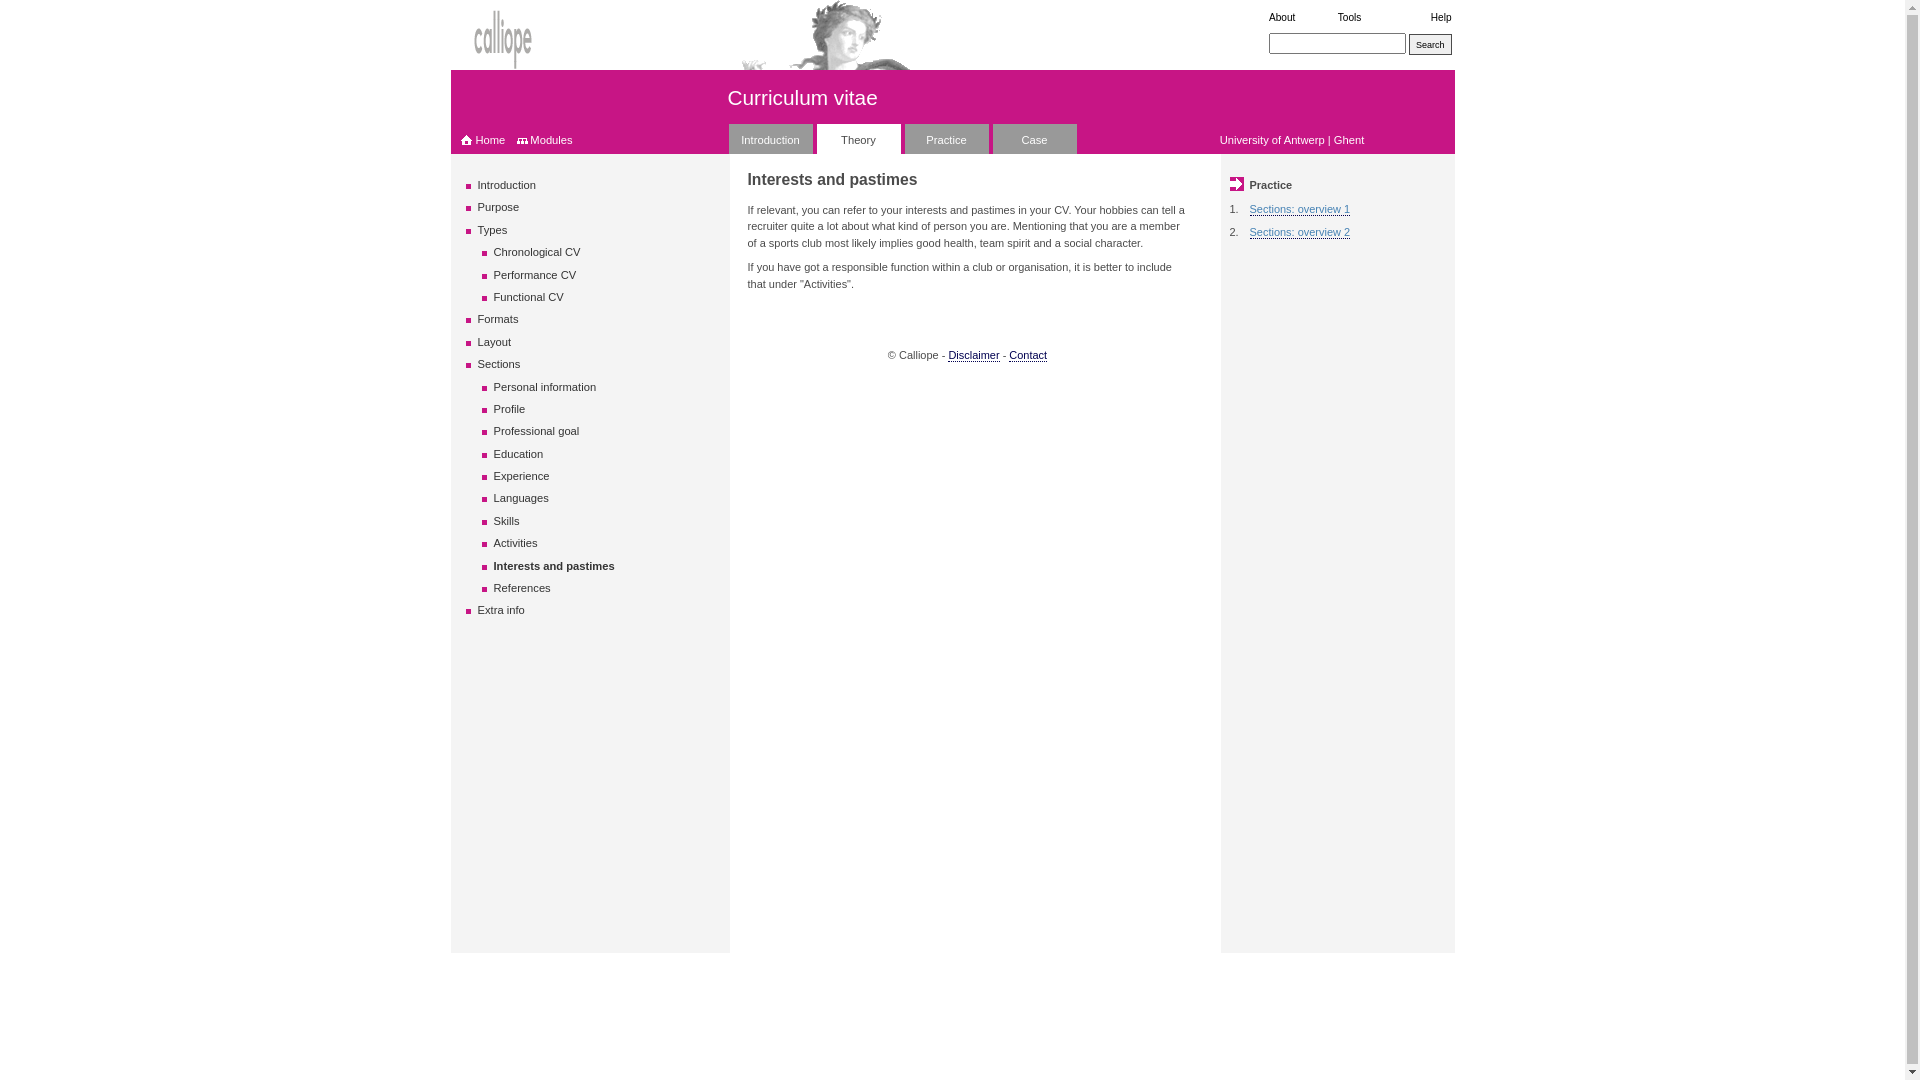 The image size is (1920, 1080). Describe the element at coordinates (494, 496) in the screenshot. I see `'Languages'` at that location.